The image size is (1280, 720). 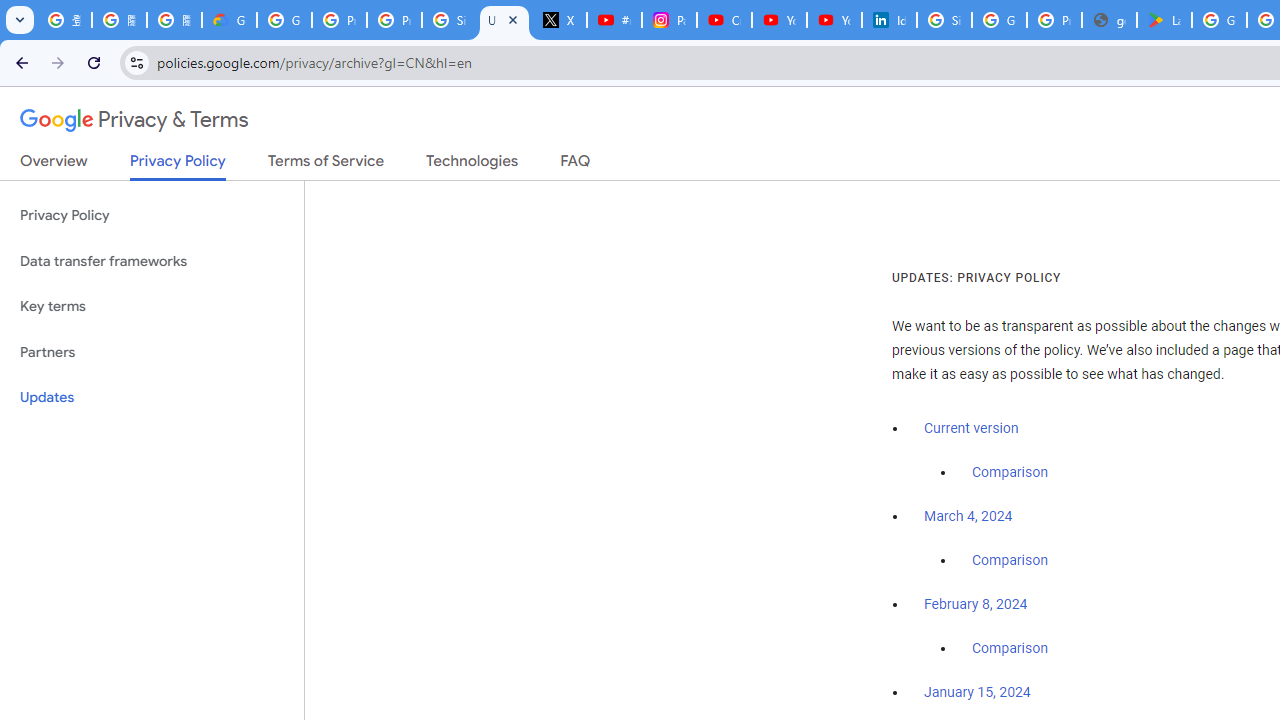 What do you see at coordinates (943, 20) in the screenshot?
I see `'Sign in - Google Accounts'` at bounding box center [943, 20].